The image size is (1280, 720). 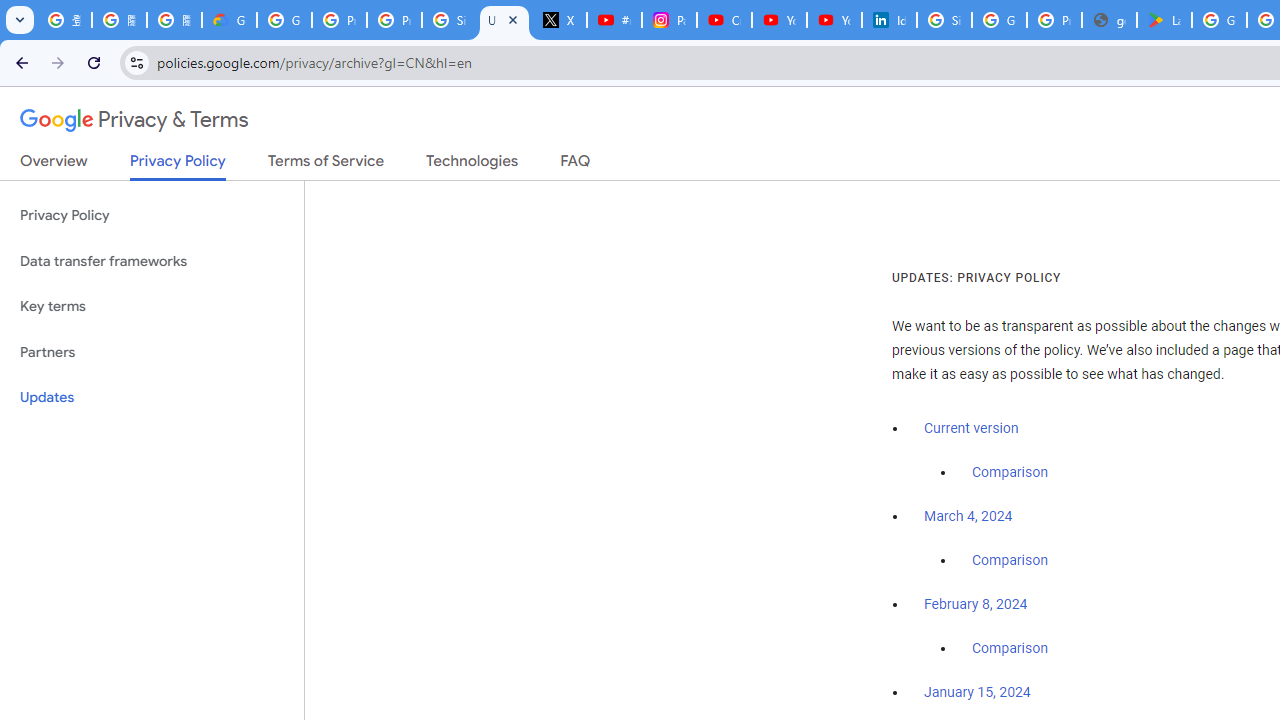 What do you see at coordinates (943, 20) in the screenshot?
I see `'Sign in - Google Accounts'` at bounding box center [943, 20].